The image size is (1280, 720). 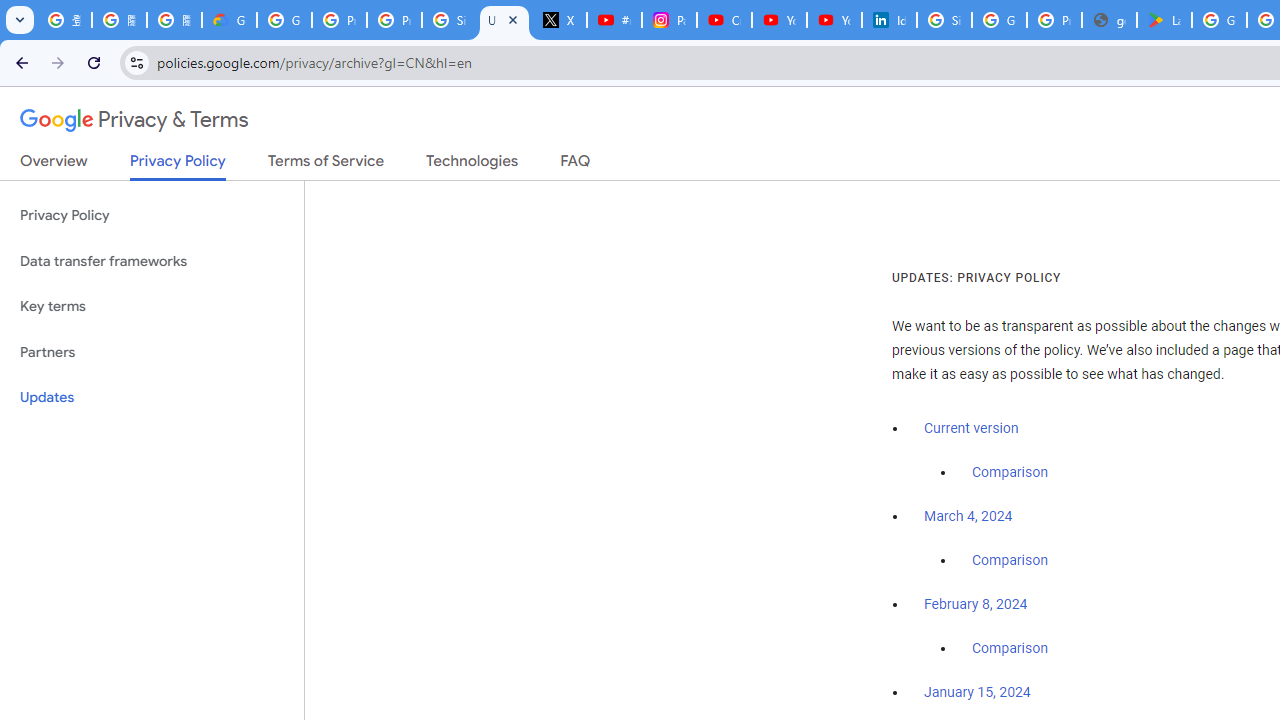 What do you see at coordinates (943, 20) in the screenshot?
I see `'Sign in - Google Accounts'` at bounding box center [943, 20].